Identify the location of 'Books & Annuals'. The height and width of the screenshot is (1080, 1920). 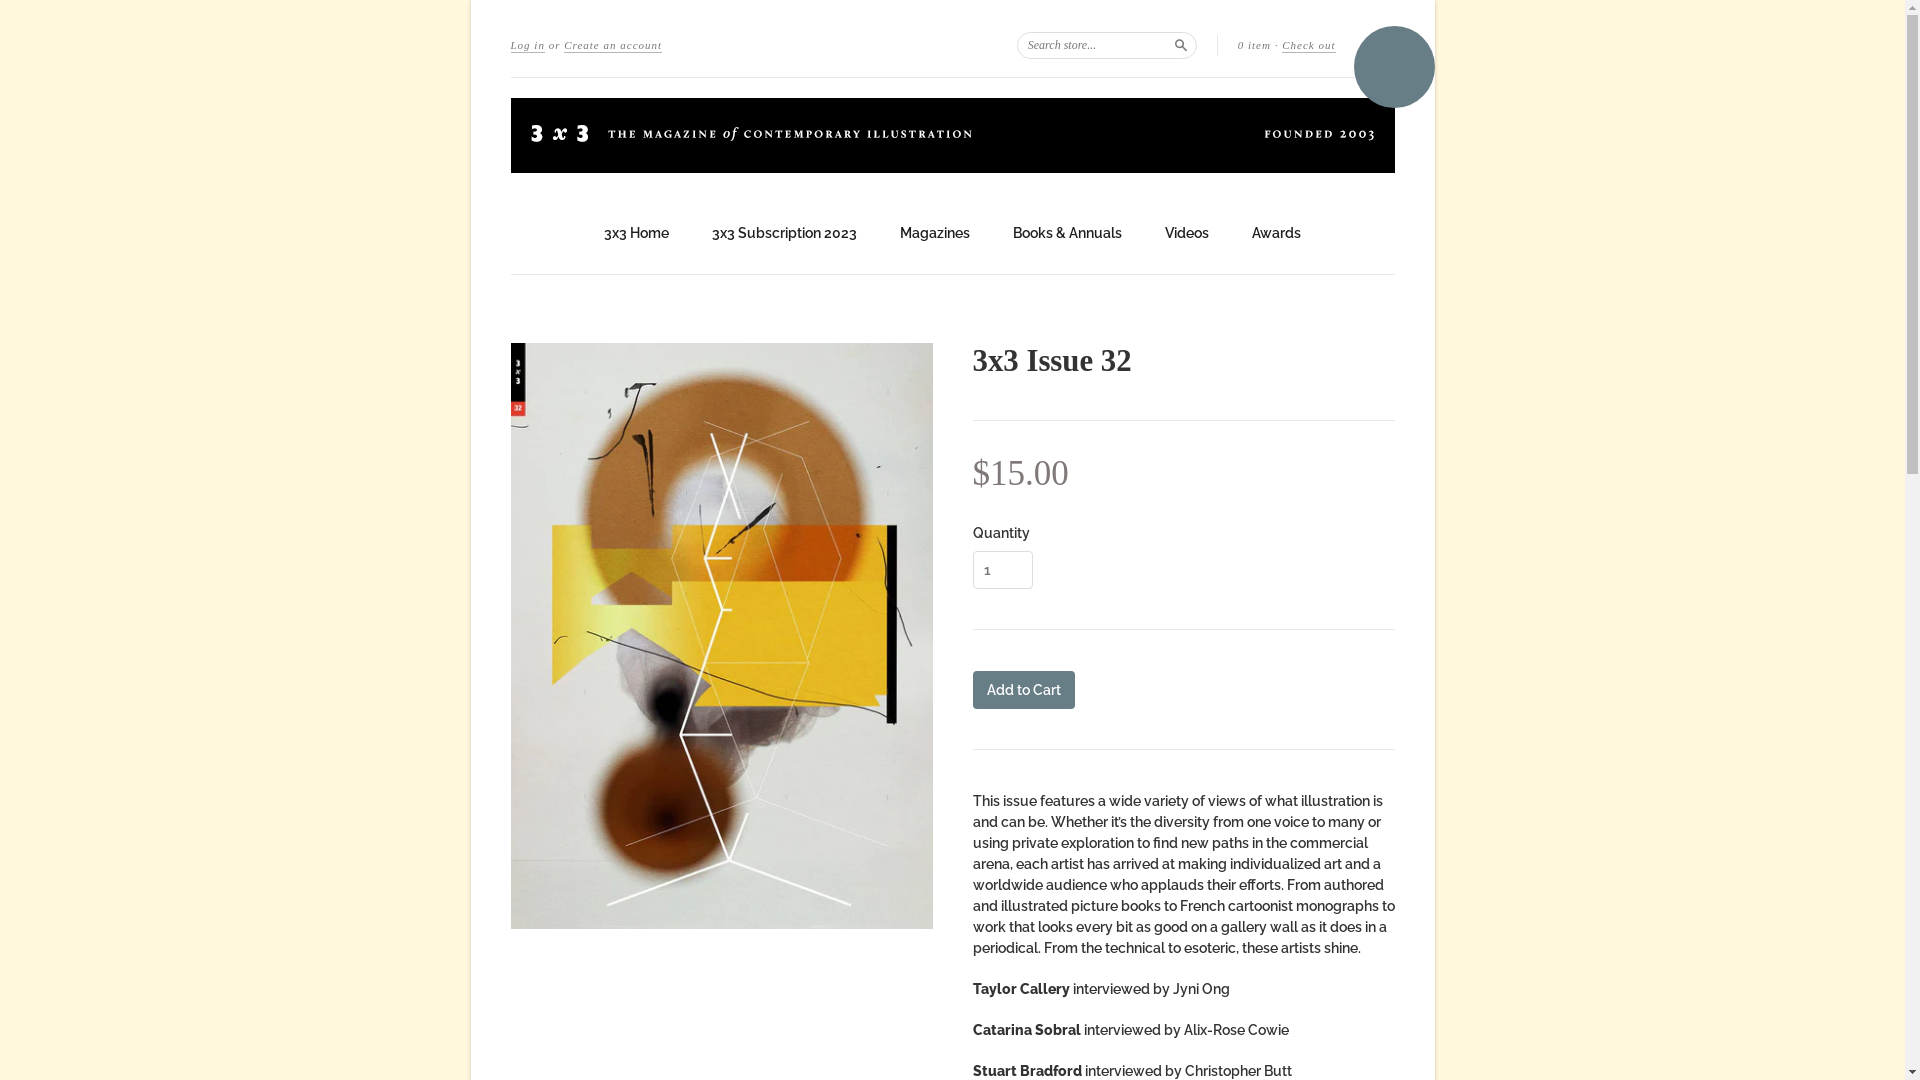
(1066, 232).